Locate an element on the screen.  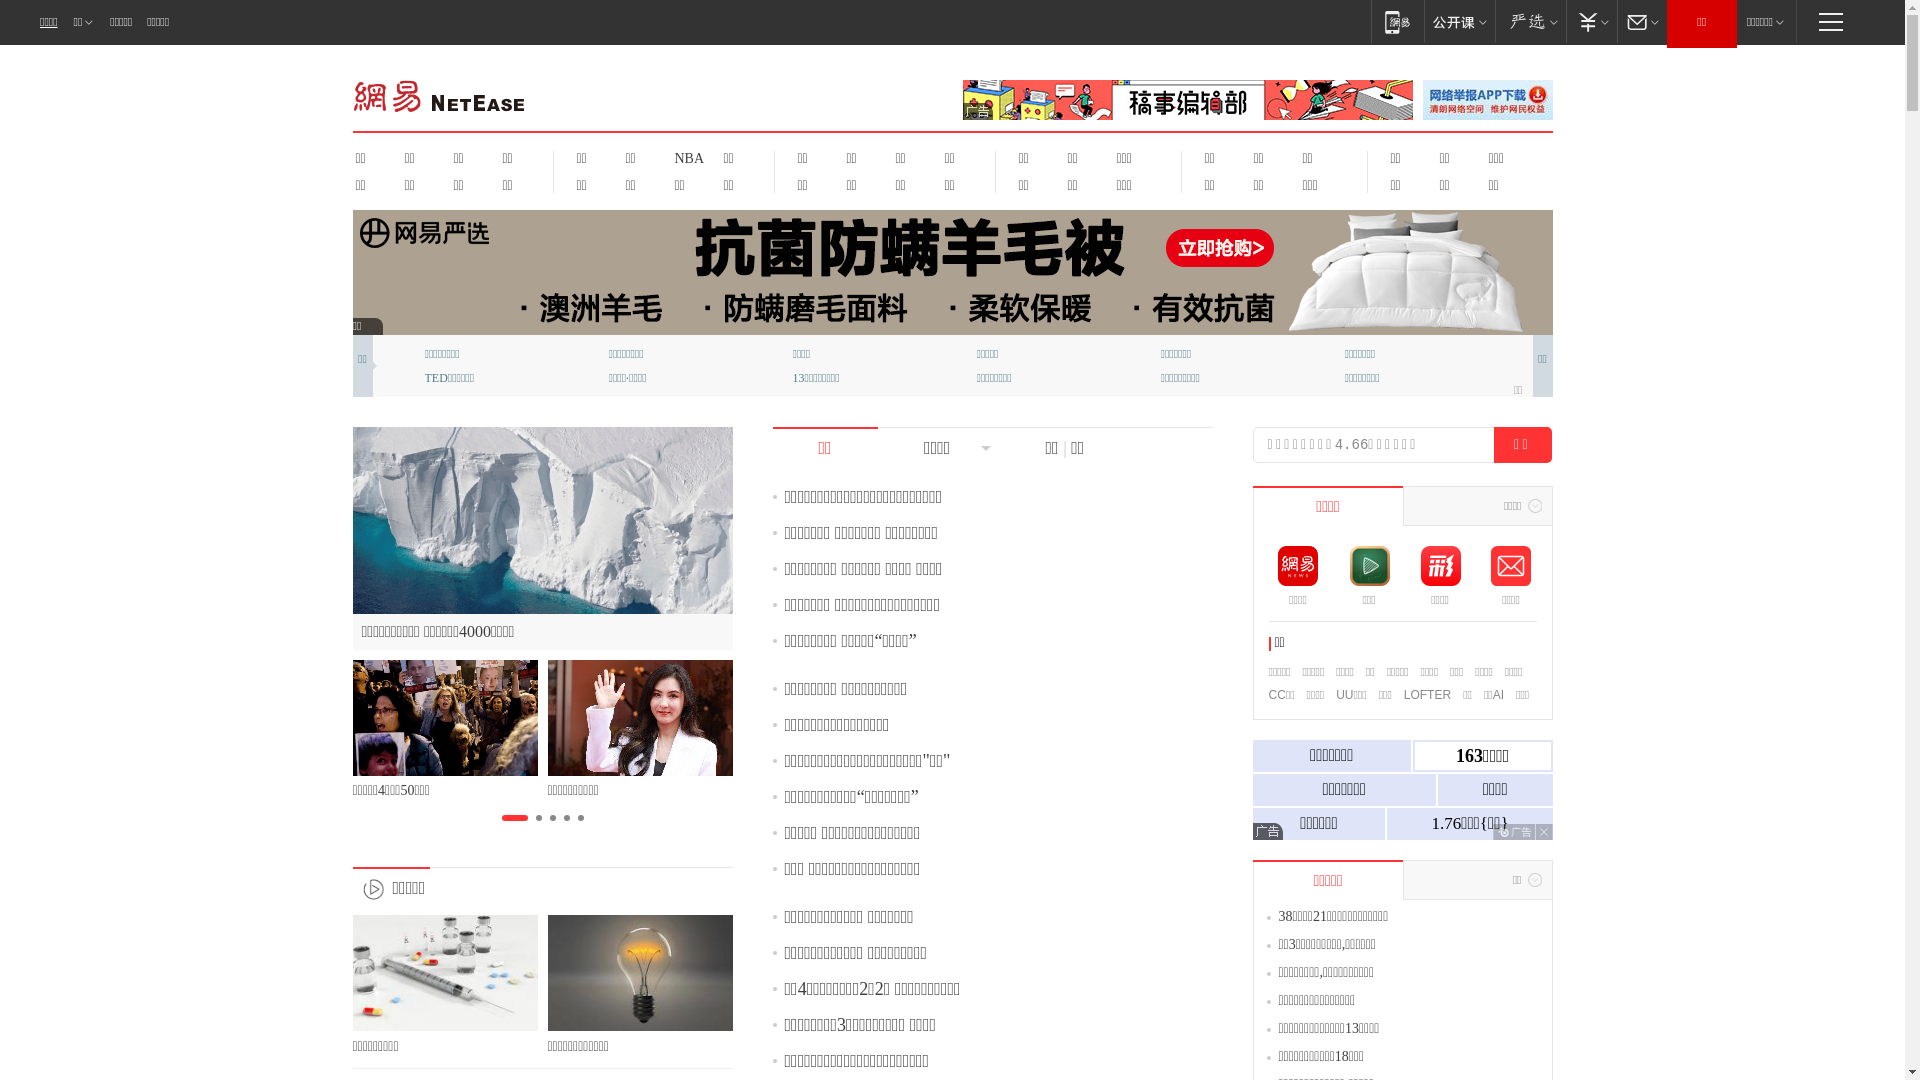
'NBA' is located at coordinates (686, 157).